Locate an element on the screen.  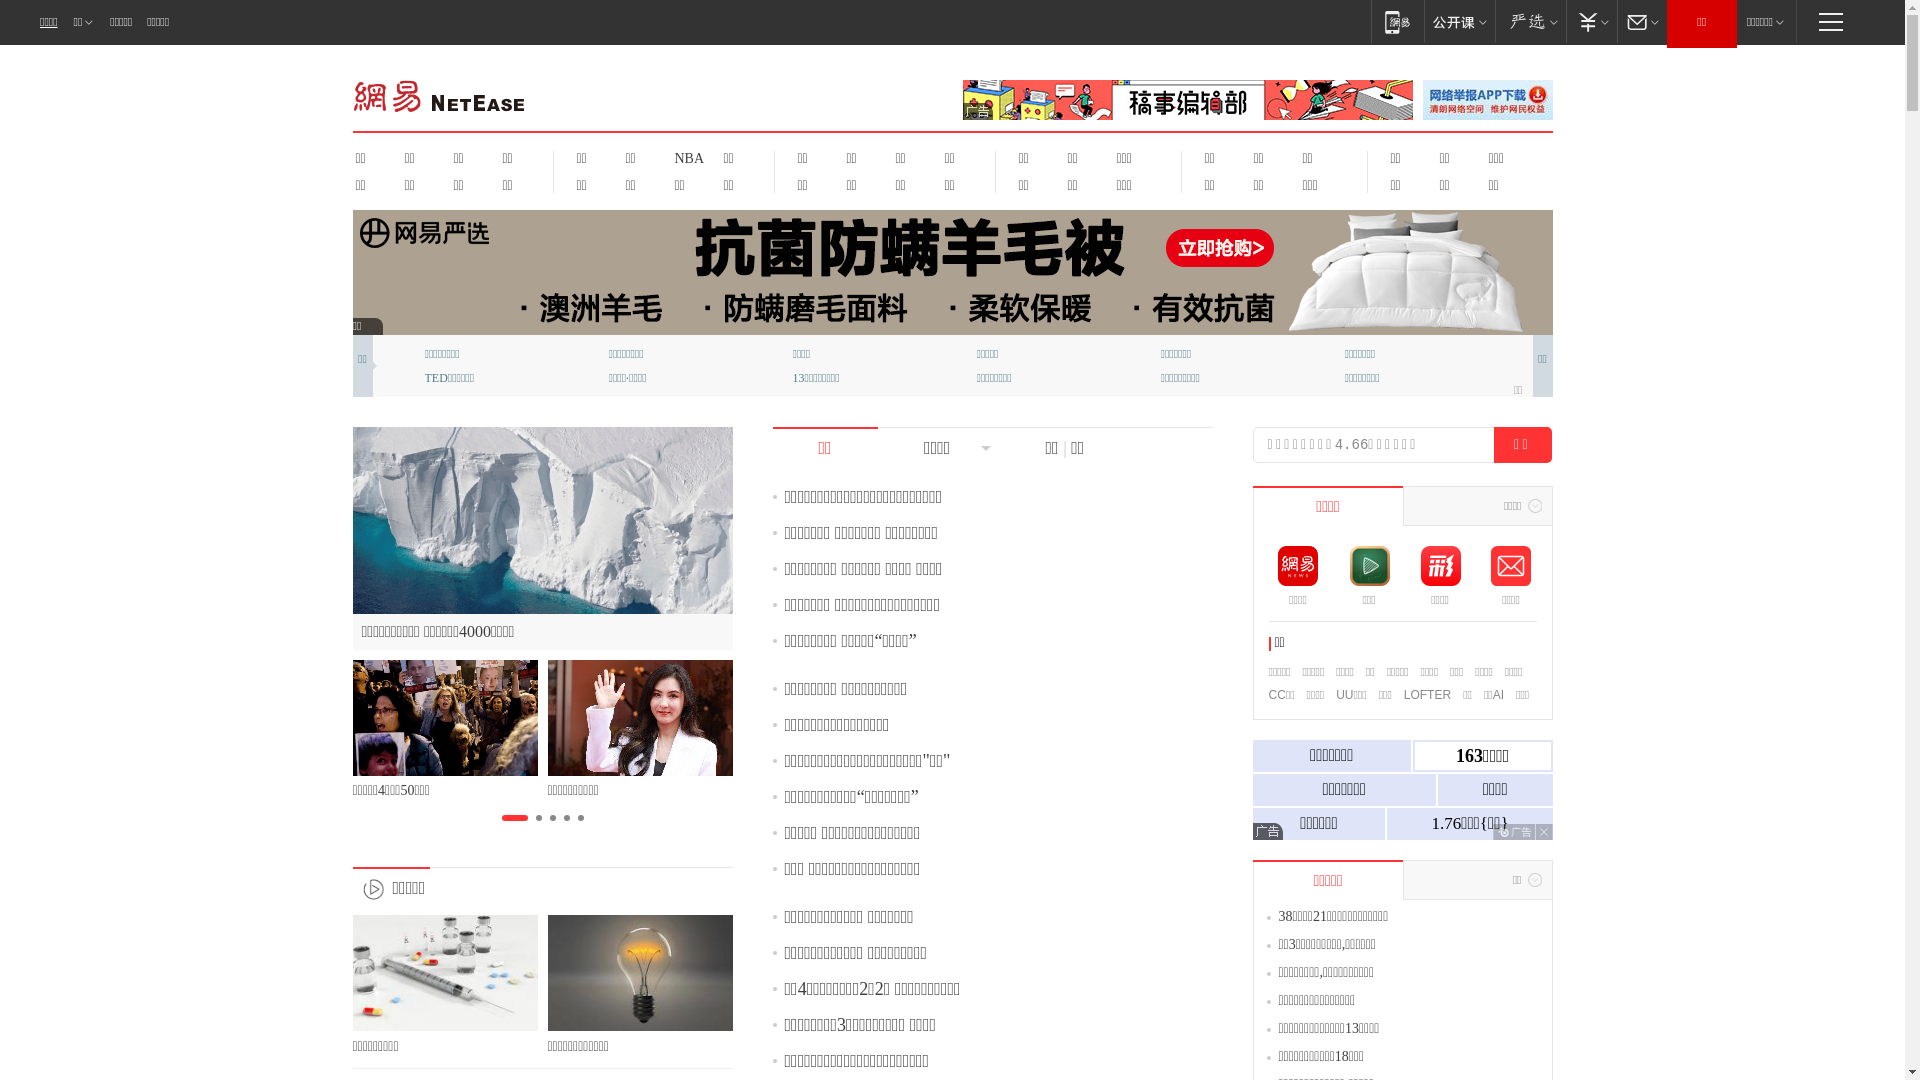
'NBA' is located at coordinates (686, 157).